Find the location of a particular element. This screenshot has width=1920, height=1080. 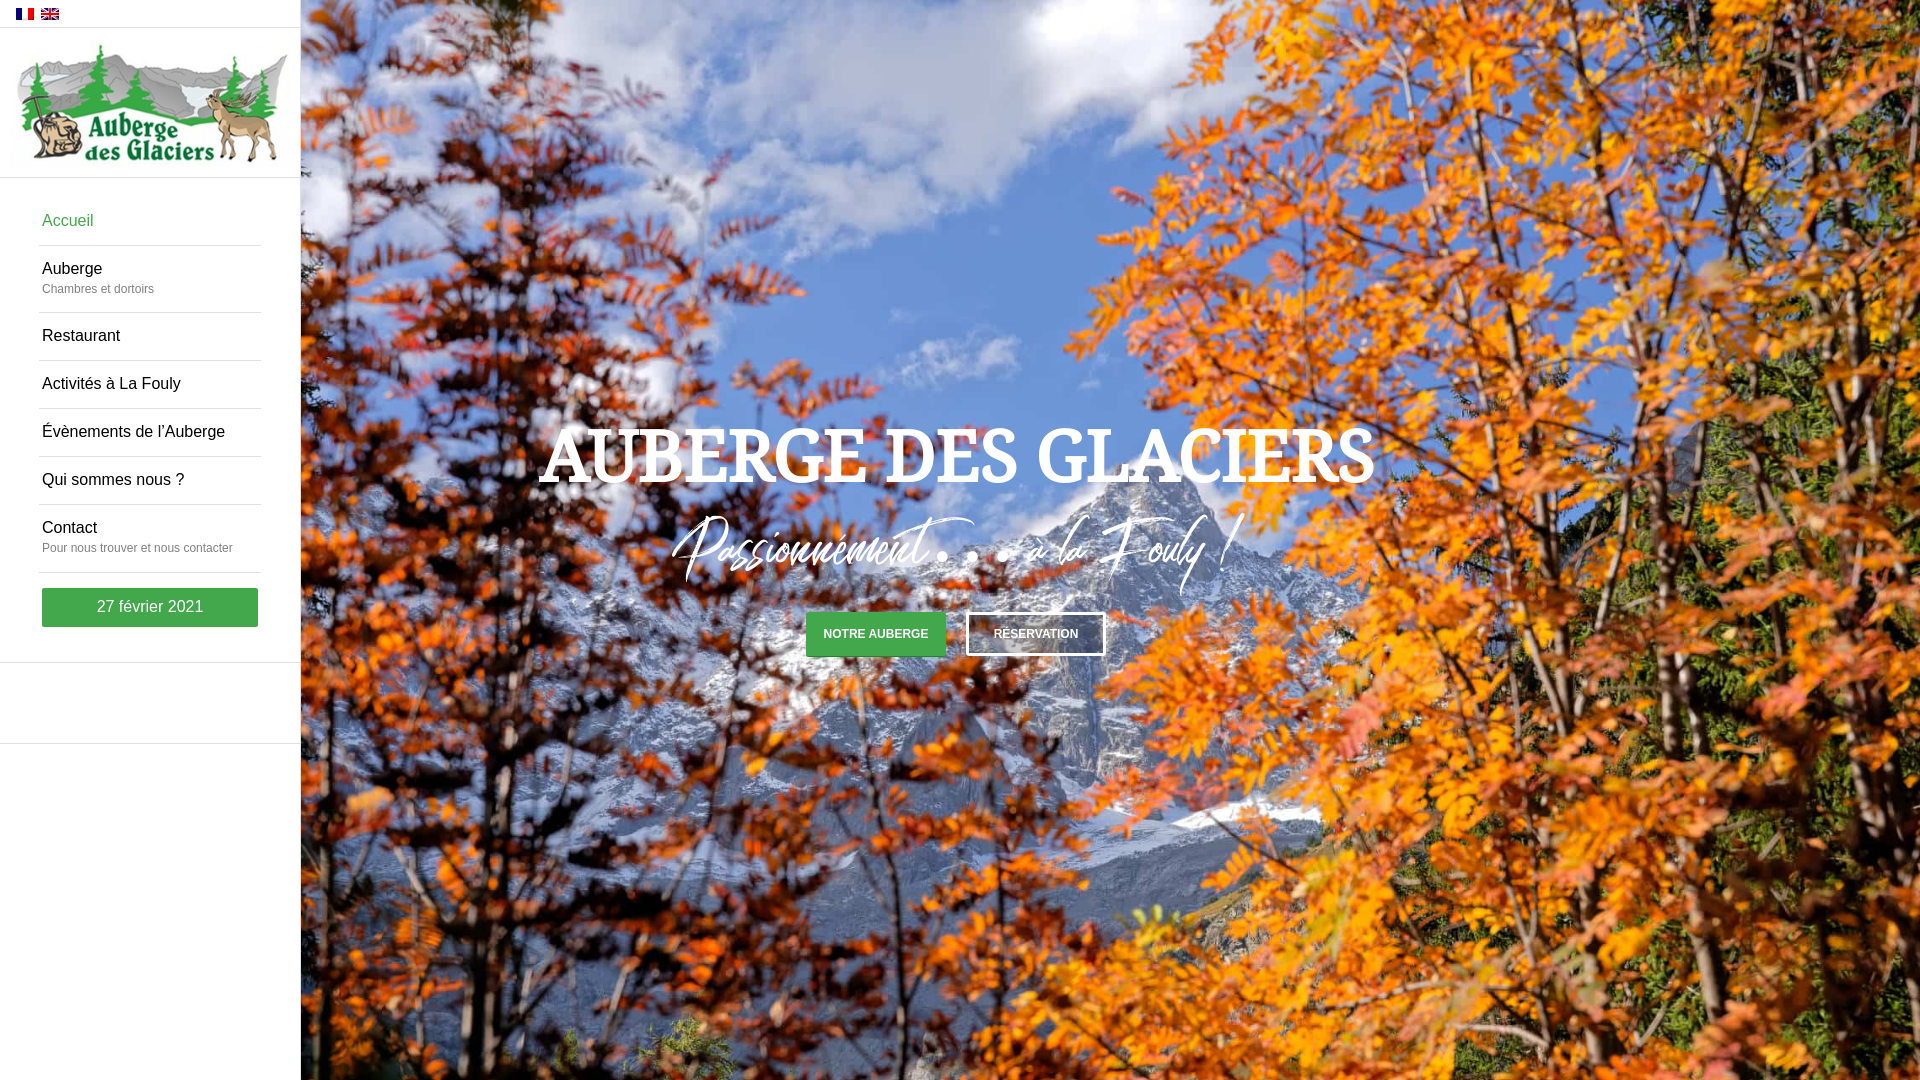

'Restaurant' is located at coordinates (148, 335).